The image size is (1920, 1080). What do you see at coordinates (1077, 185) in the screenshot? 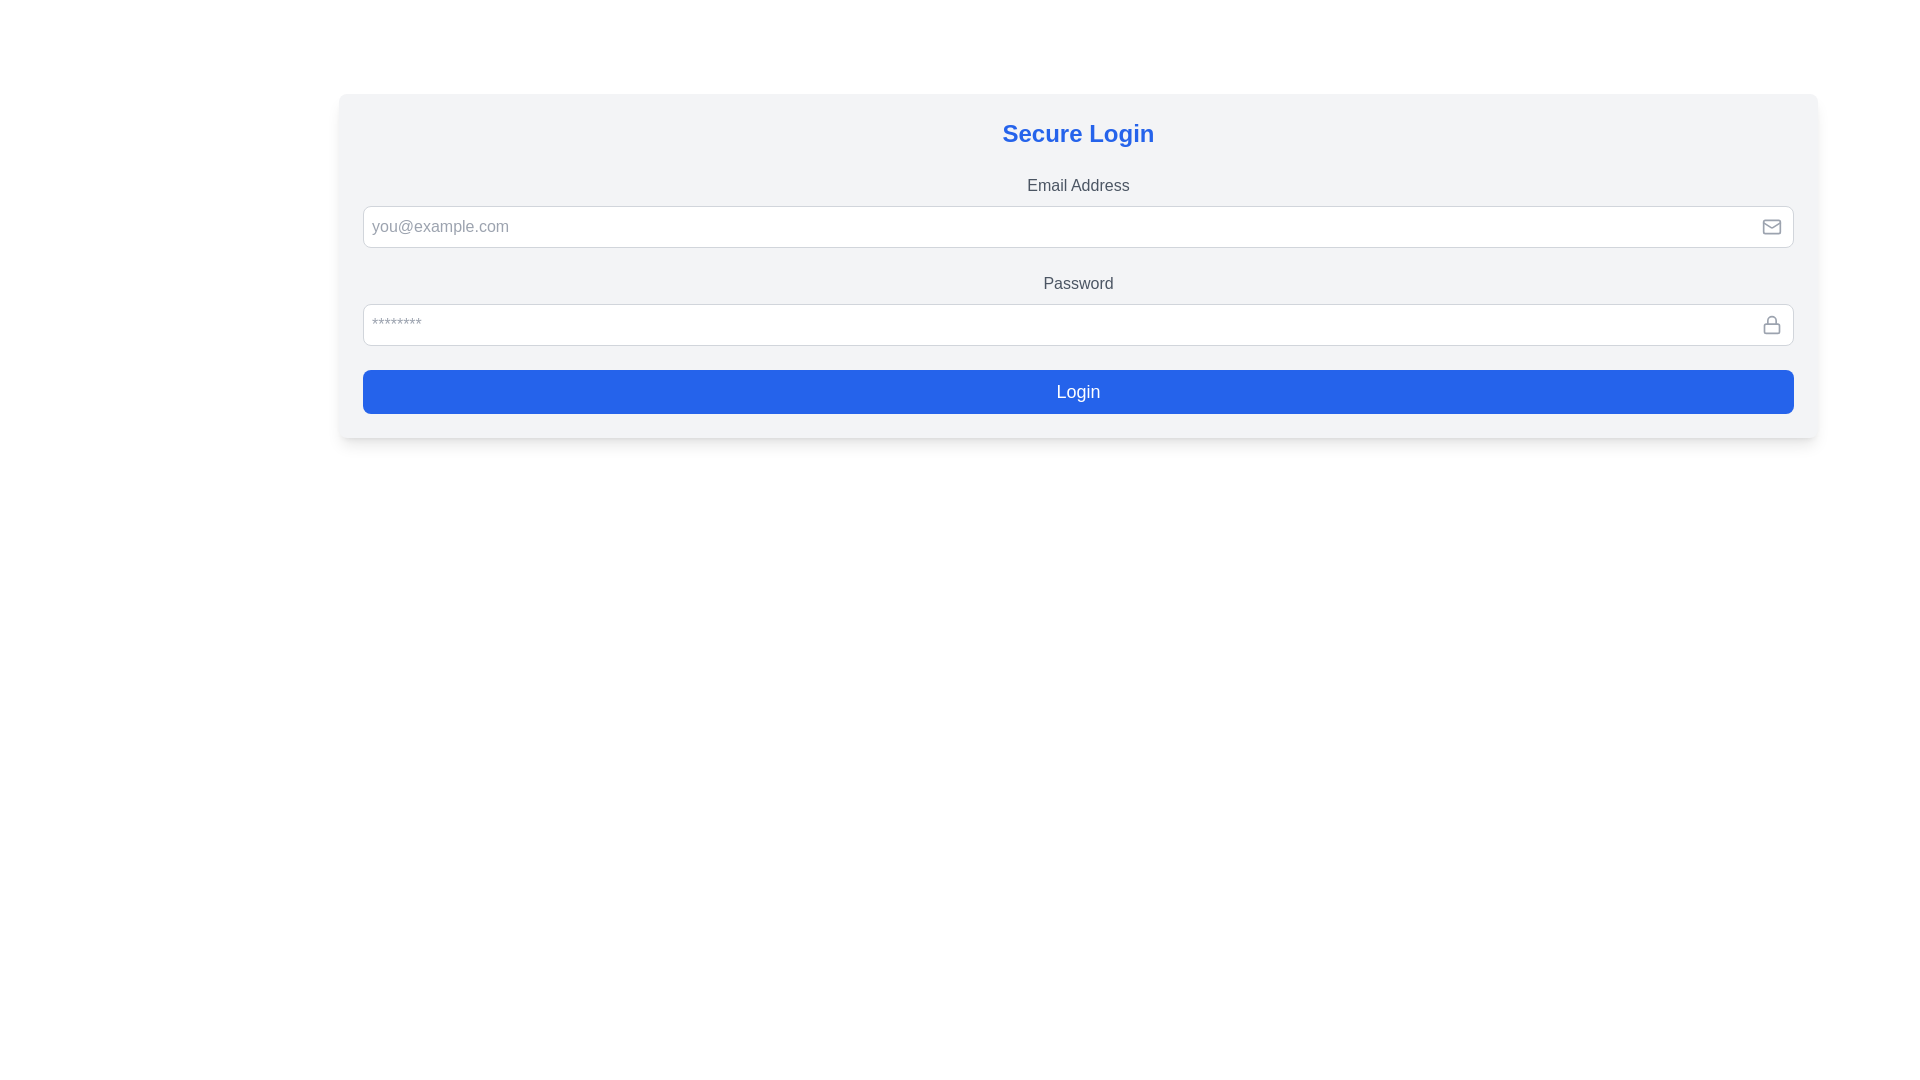
I see `the label text that provides contextual information for the email input field, located centrally within the form above the password field` at bounding box center [1077, 185].